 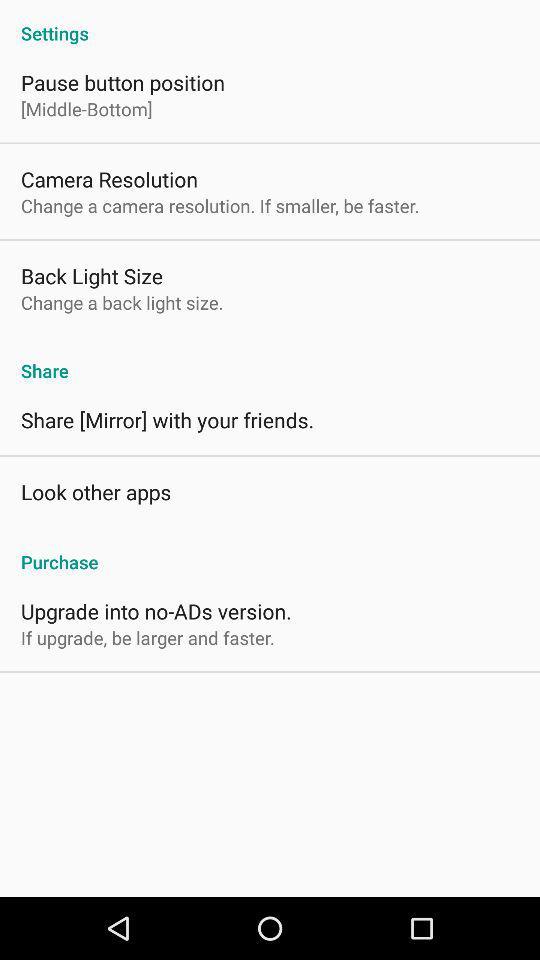 I want to click on [middle-bottom] app, so click(x=85, y=109).